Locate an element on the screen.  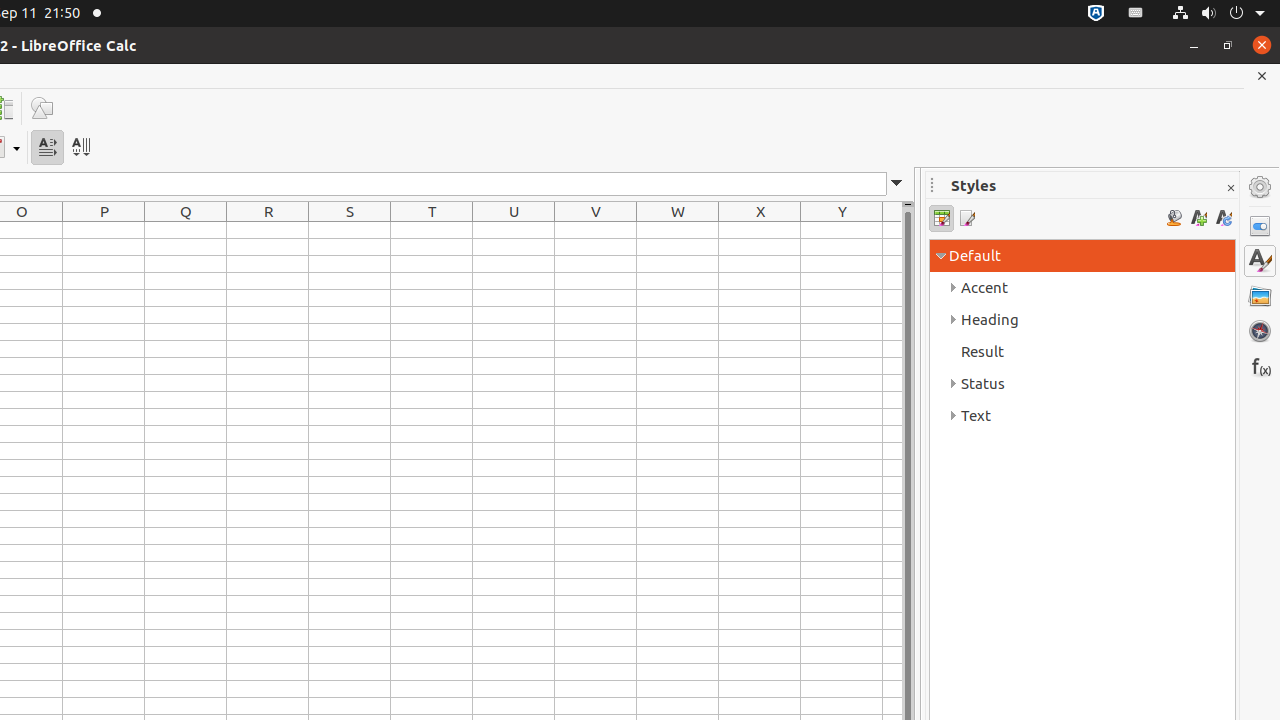
'P1' is located at coordinates (103, 229).